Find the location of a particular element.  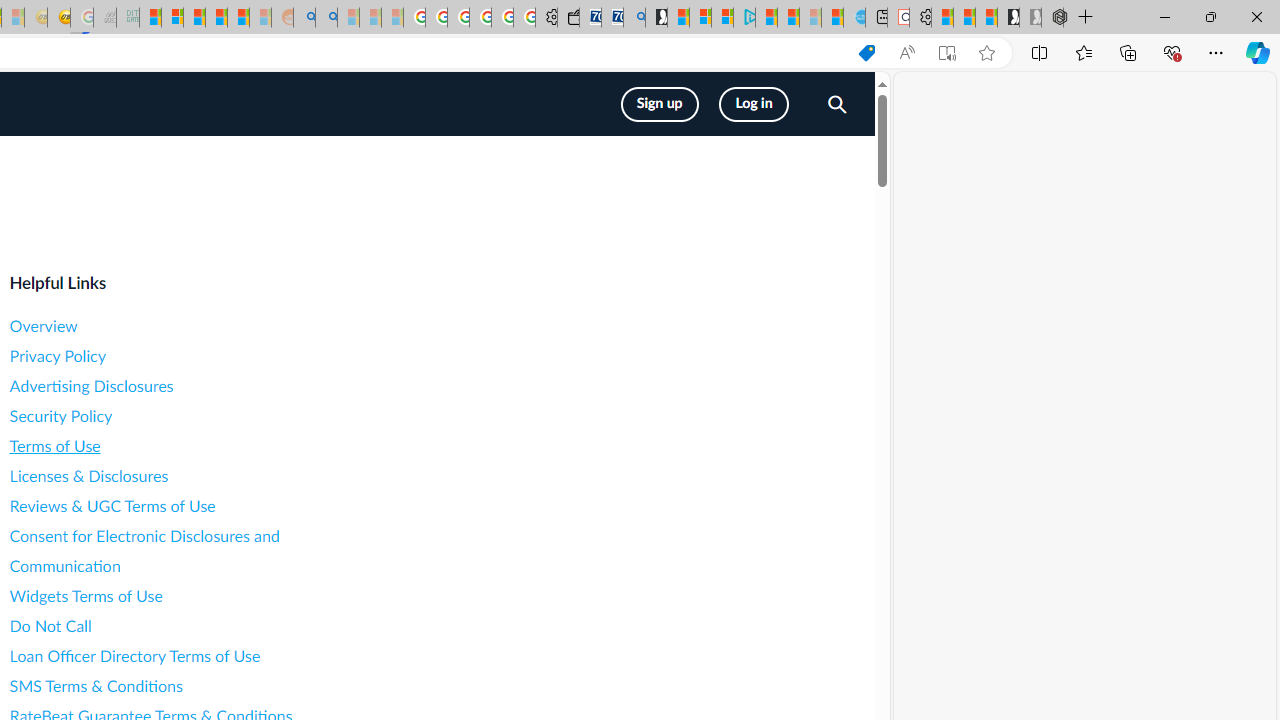

'Search LendingTree' is located at coordinates (837, 106).